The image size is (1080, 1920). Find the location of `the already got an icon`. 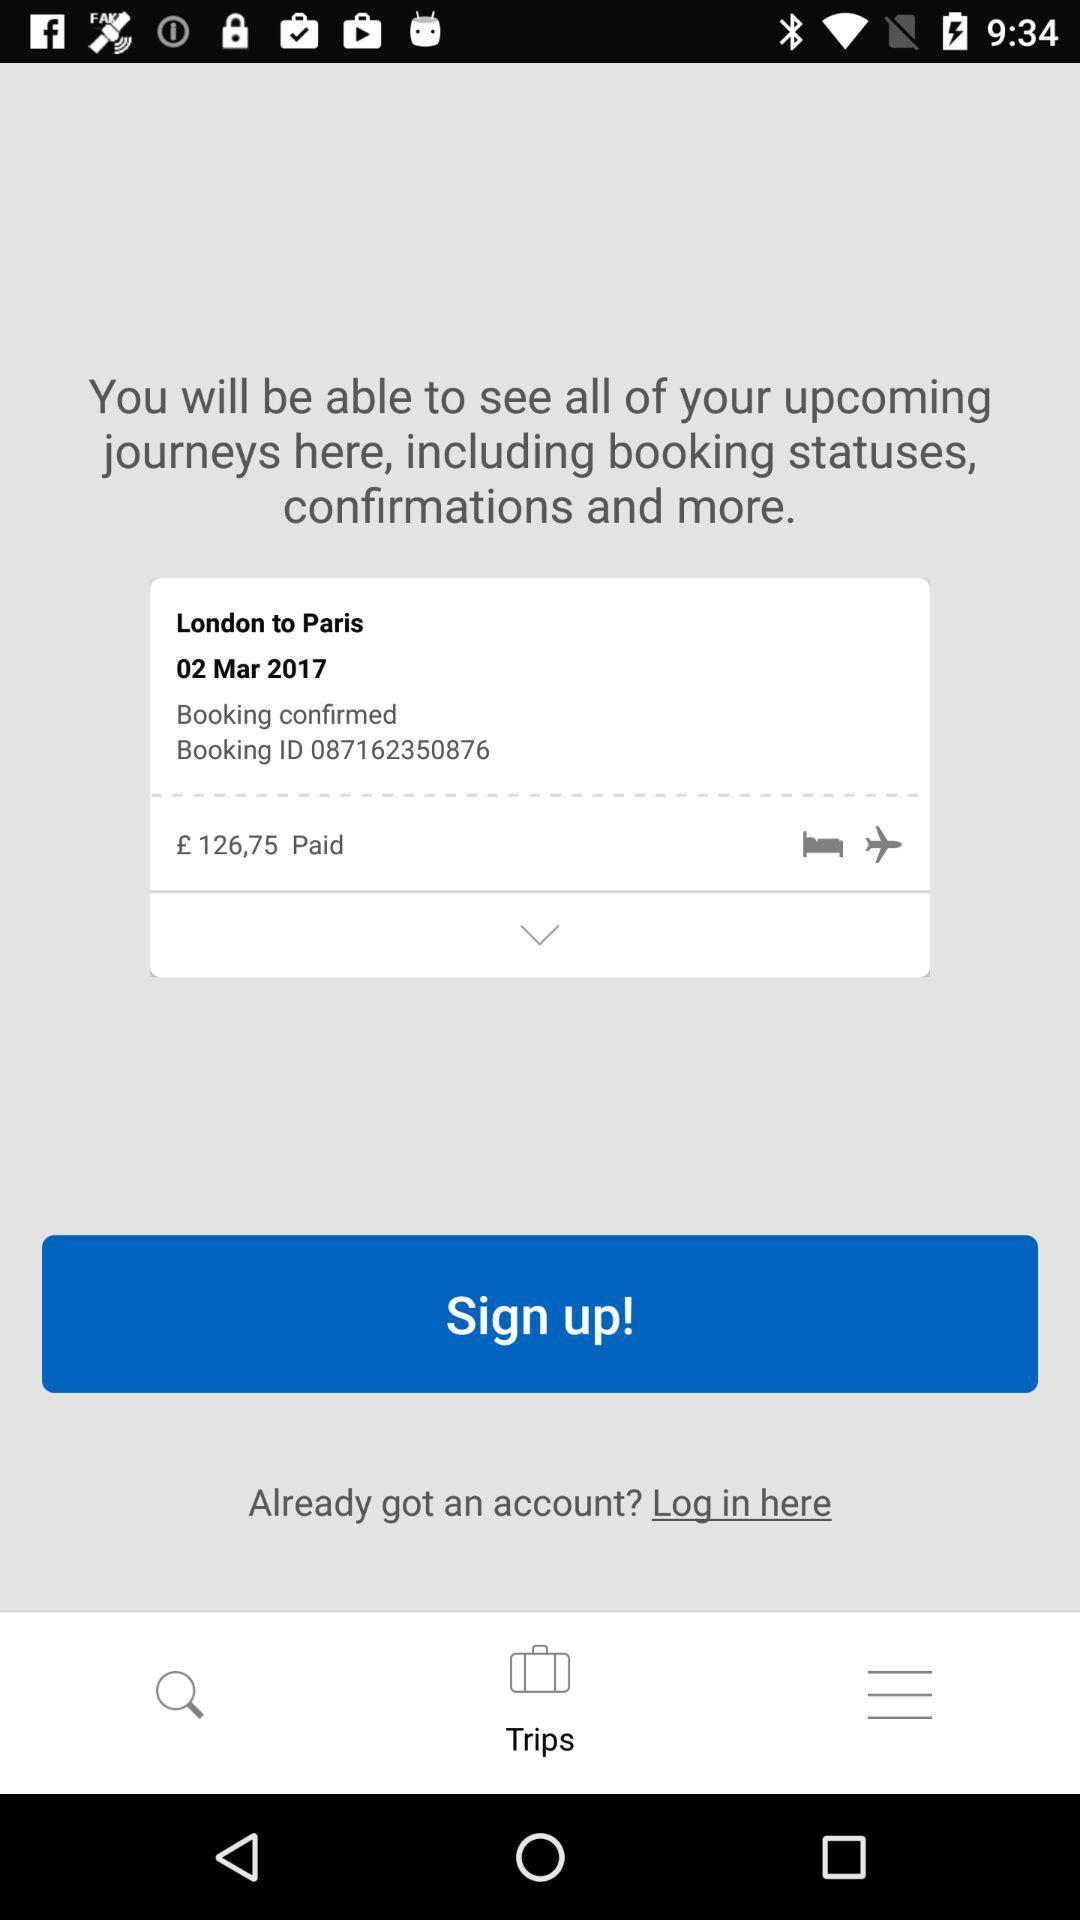

the already got an icon is located at coordinates (540, 1501).